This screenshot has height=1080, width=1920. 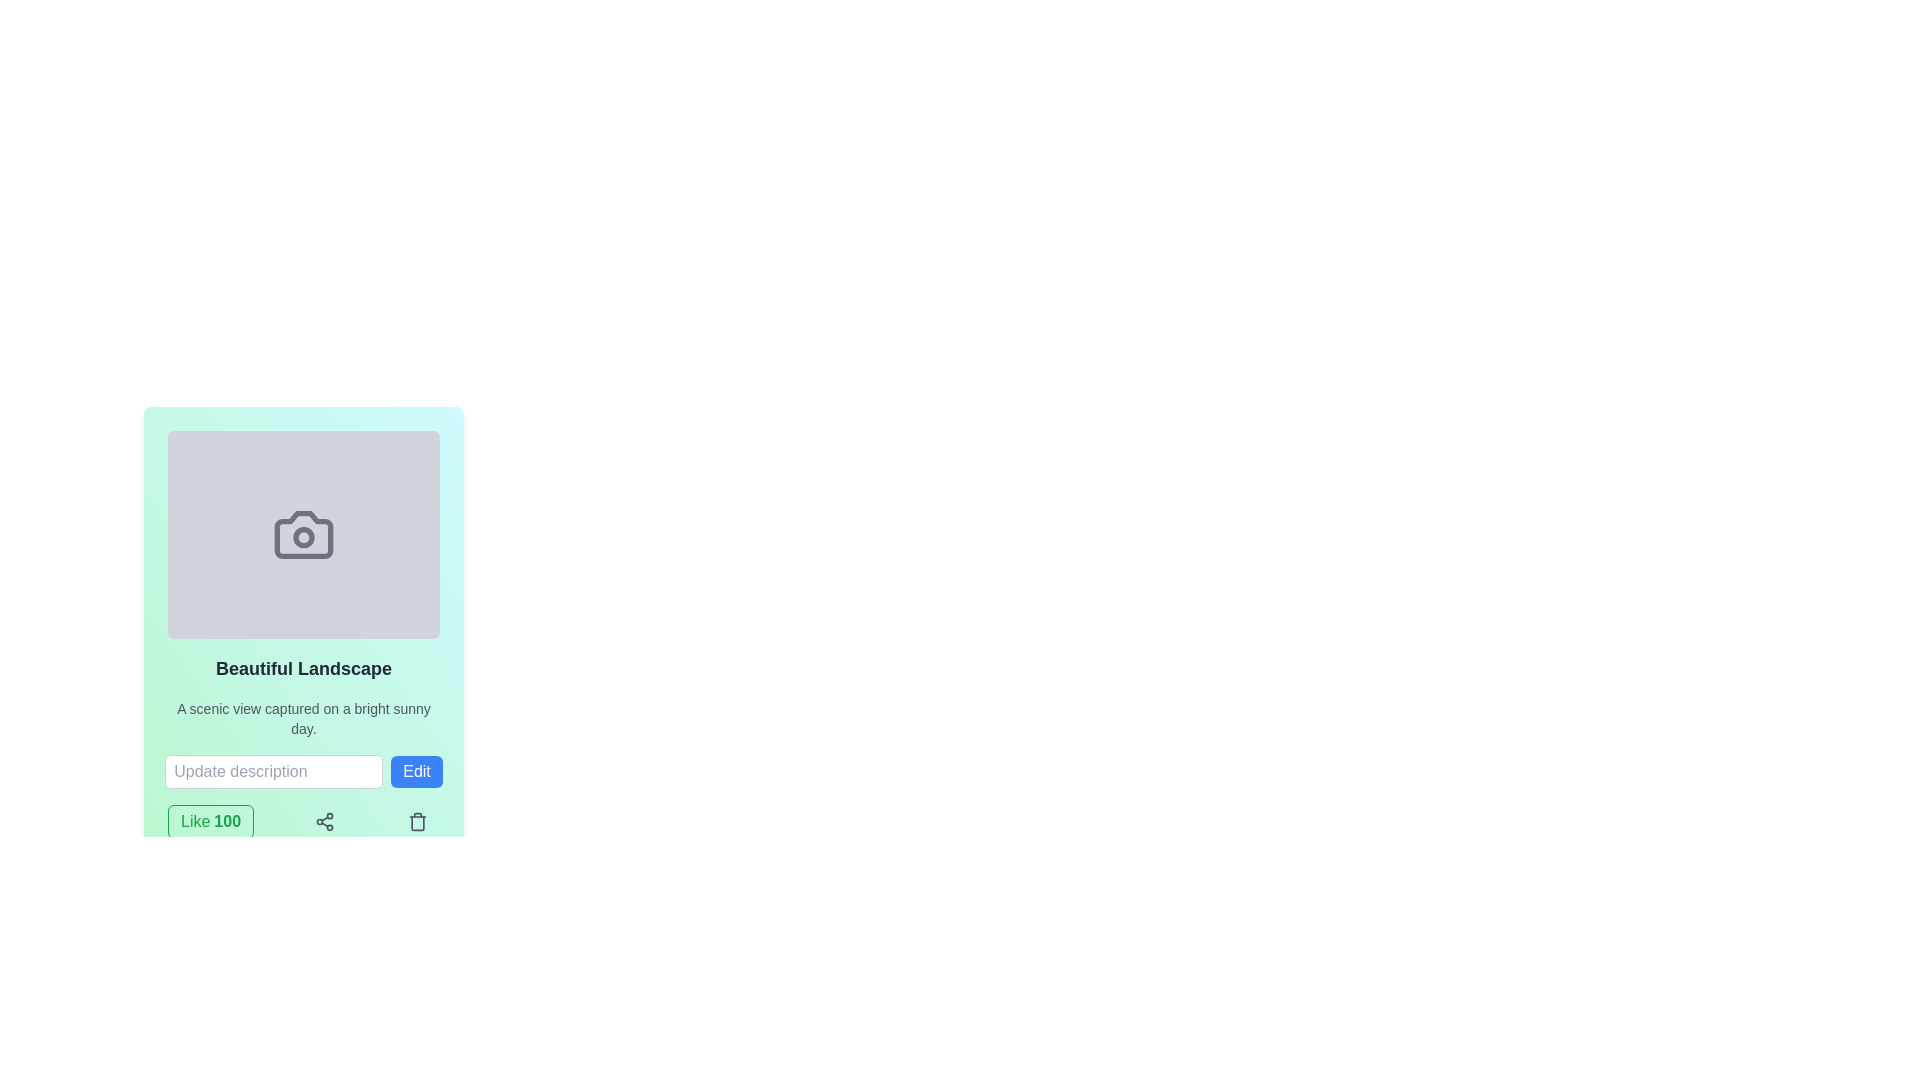 I want to click on the trash can icon button located at the bottom-right corner of the 'Beautiful Landscape' content description card, so click(x=416, y=821).